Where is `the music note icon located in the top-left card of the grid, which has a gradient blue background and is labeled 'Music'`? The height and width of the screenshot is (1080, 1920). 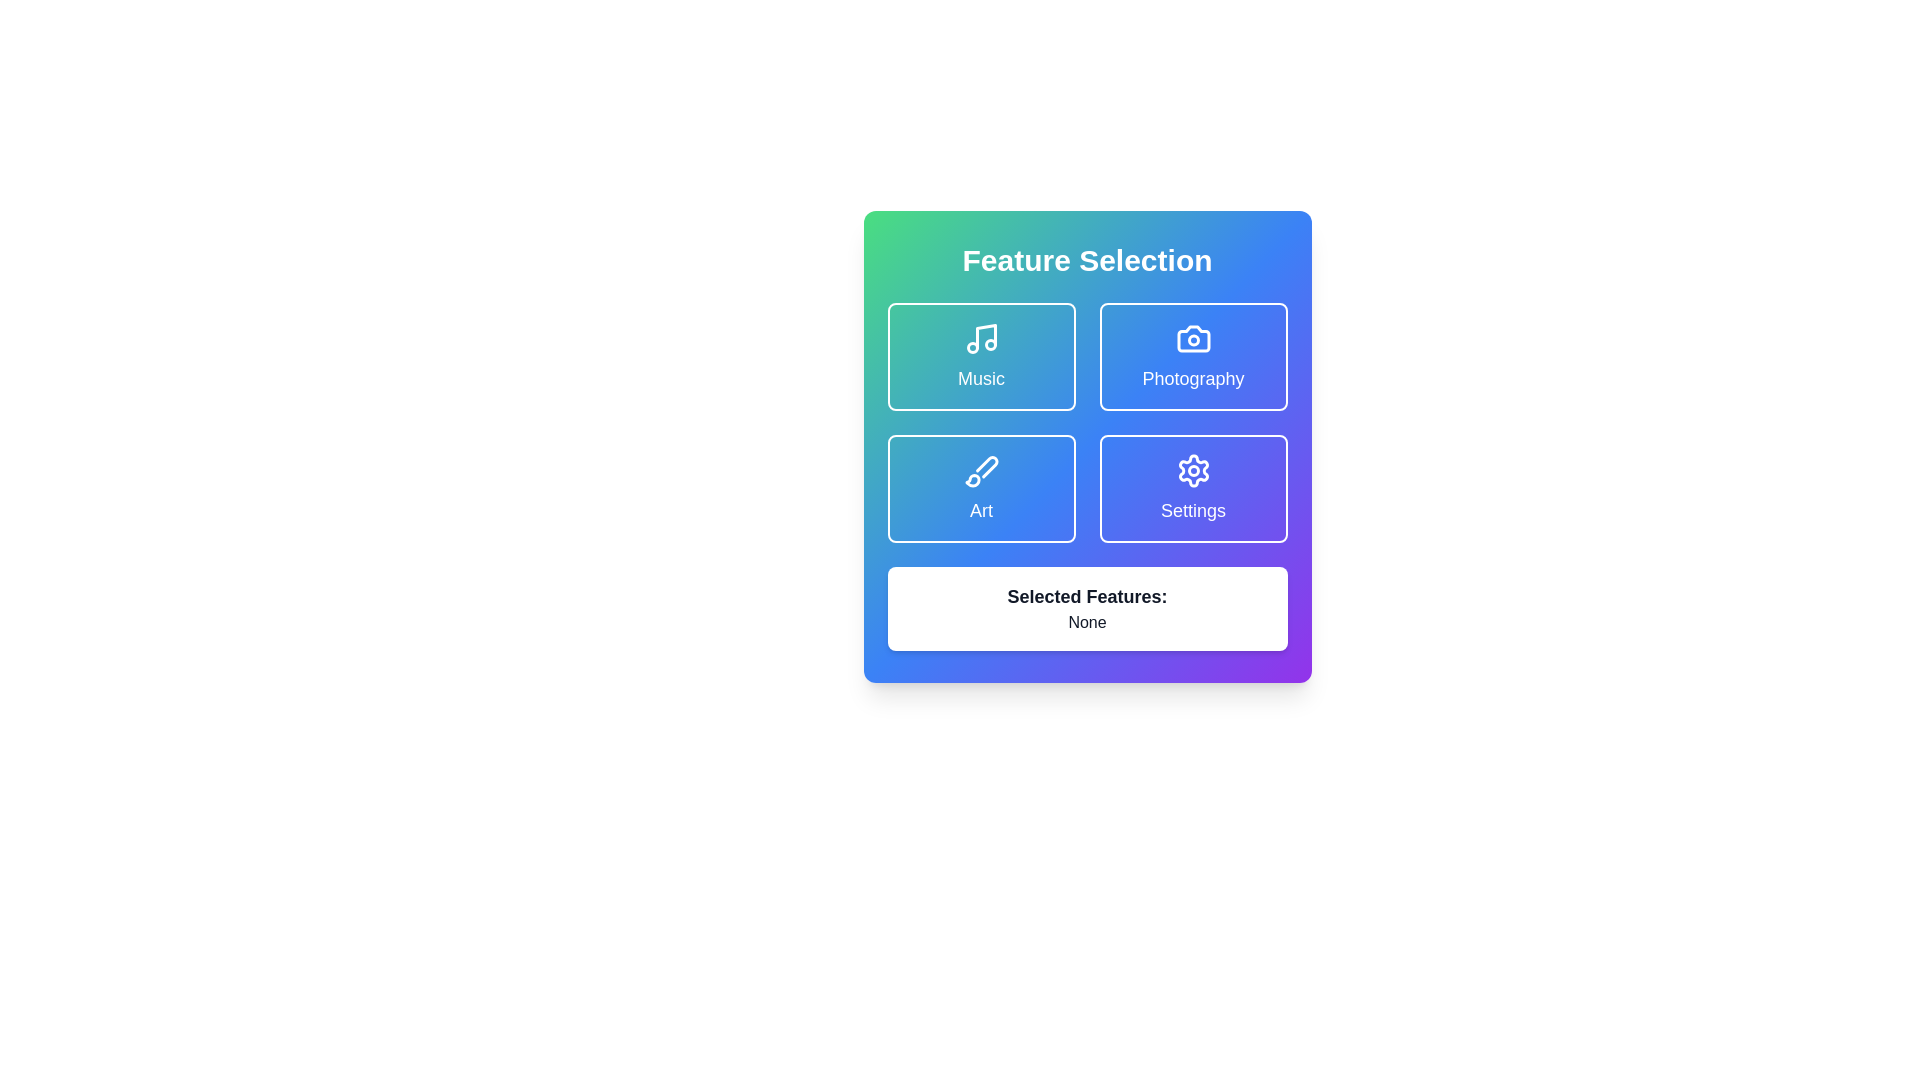 the music note icon located in the top-left card of the grid, which has a gradient blue background and is labeled 'Music' is located at coordinates (985, 335).